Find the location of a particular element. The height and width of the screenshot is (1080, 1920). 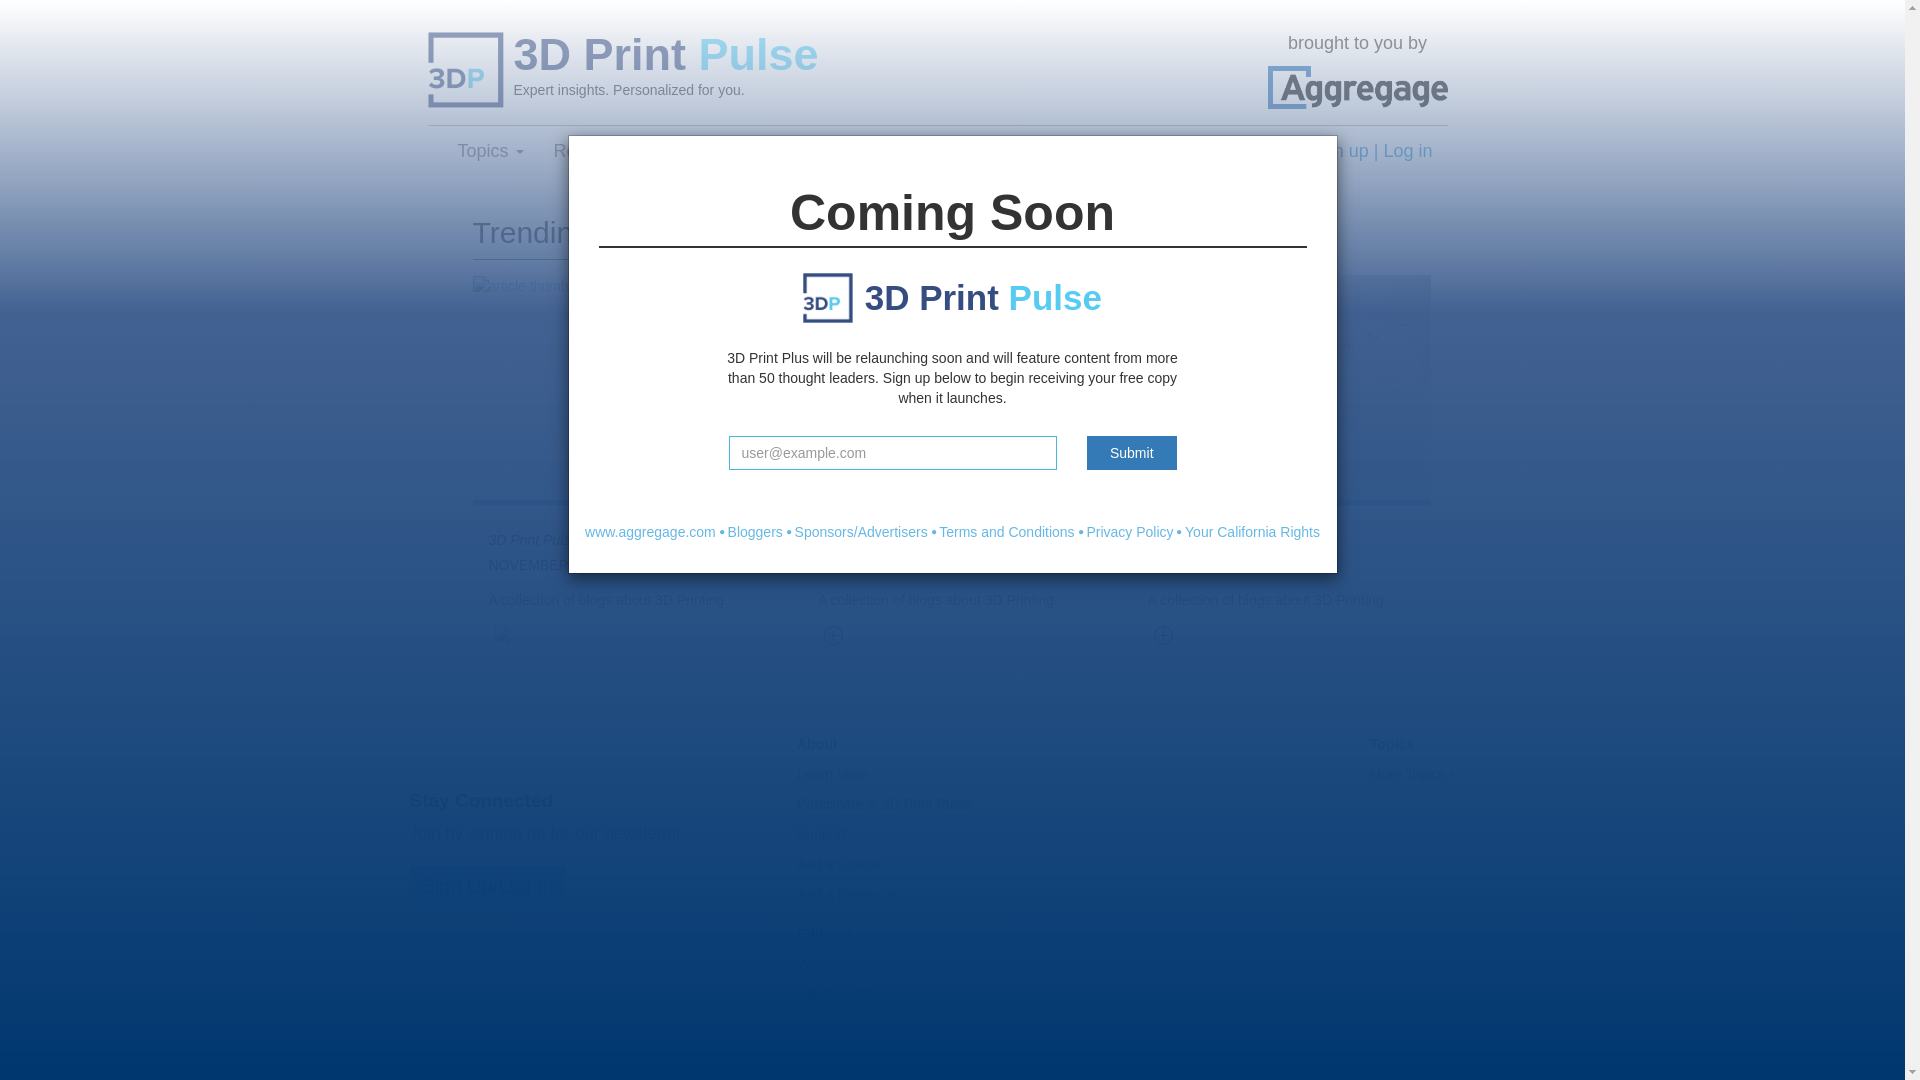

'Submit' is located at coordinates (1132, 452).